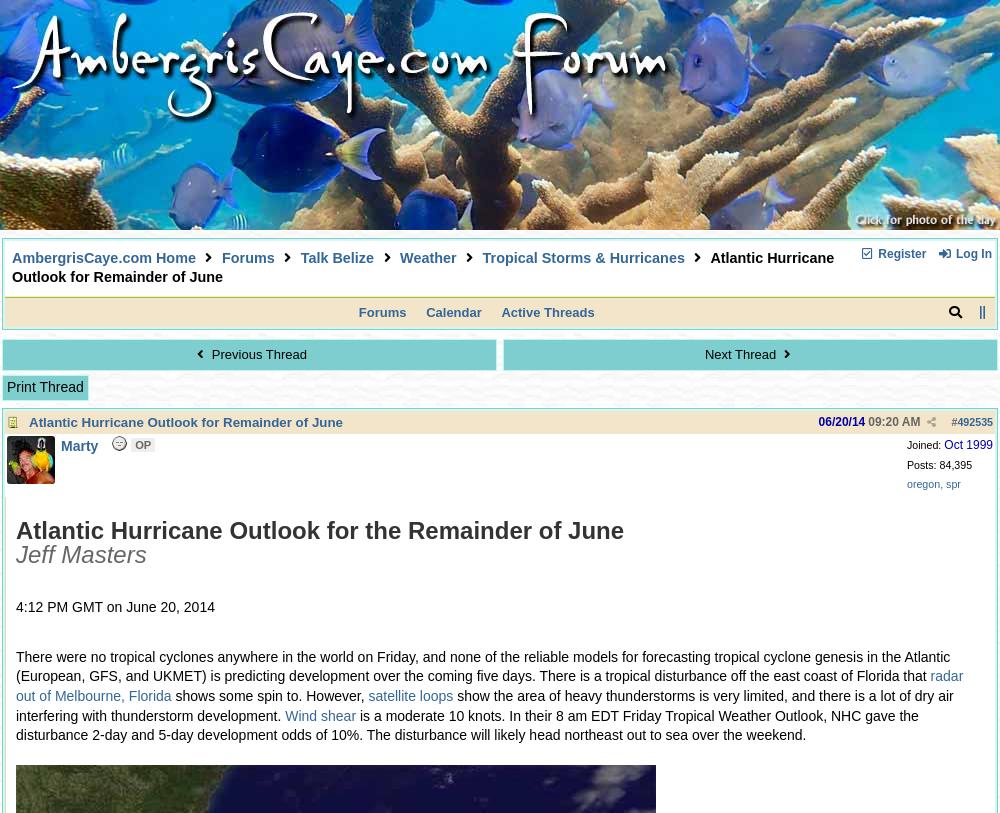  I want to click on 'Log In', so click(971, 252).